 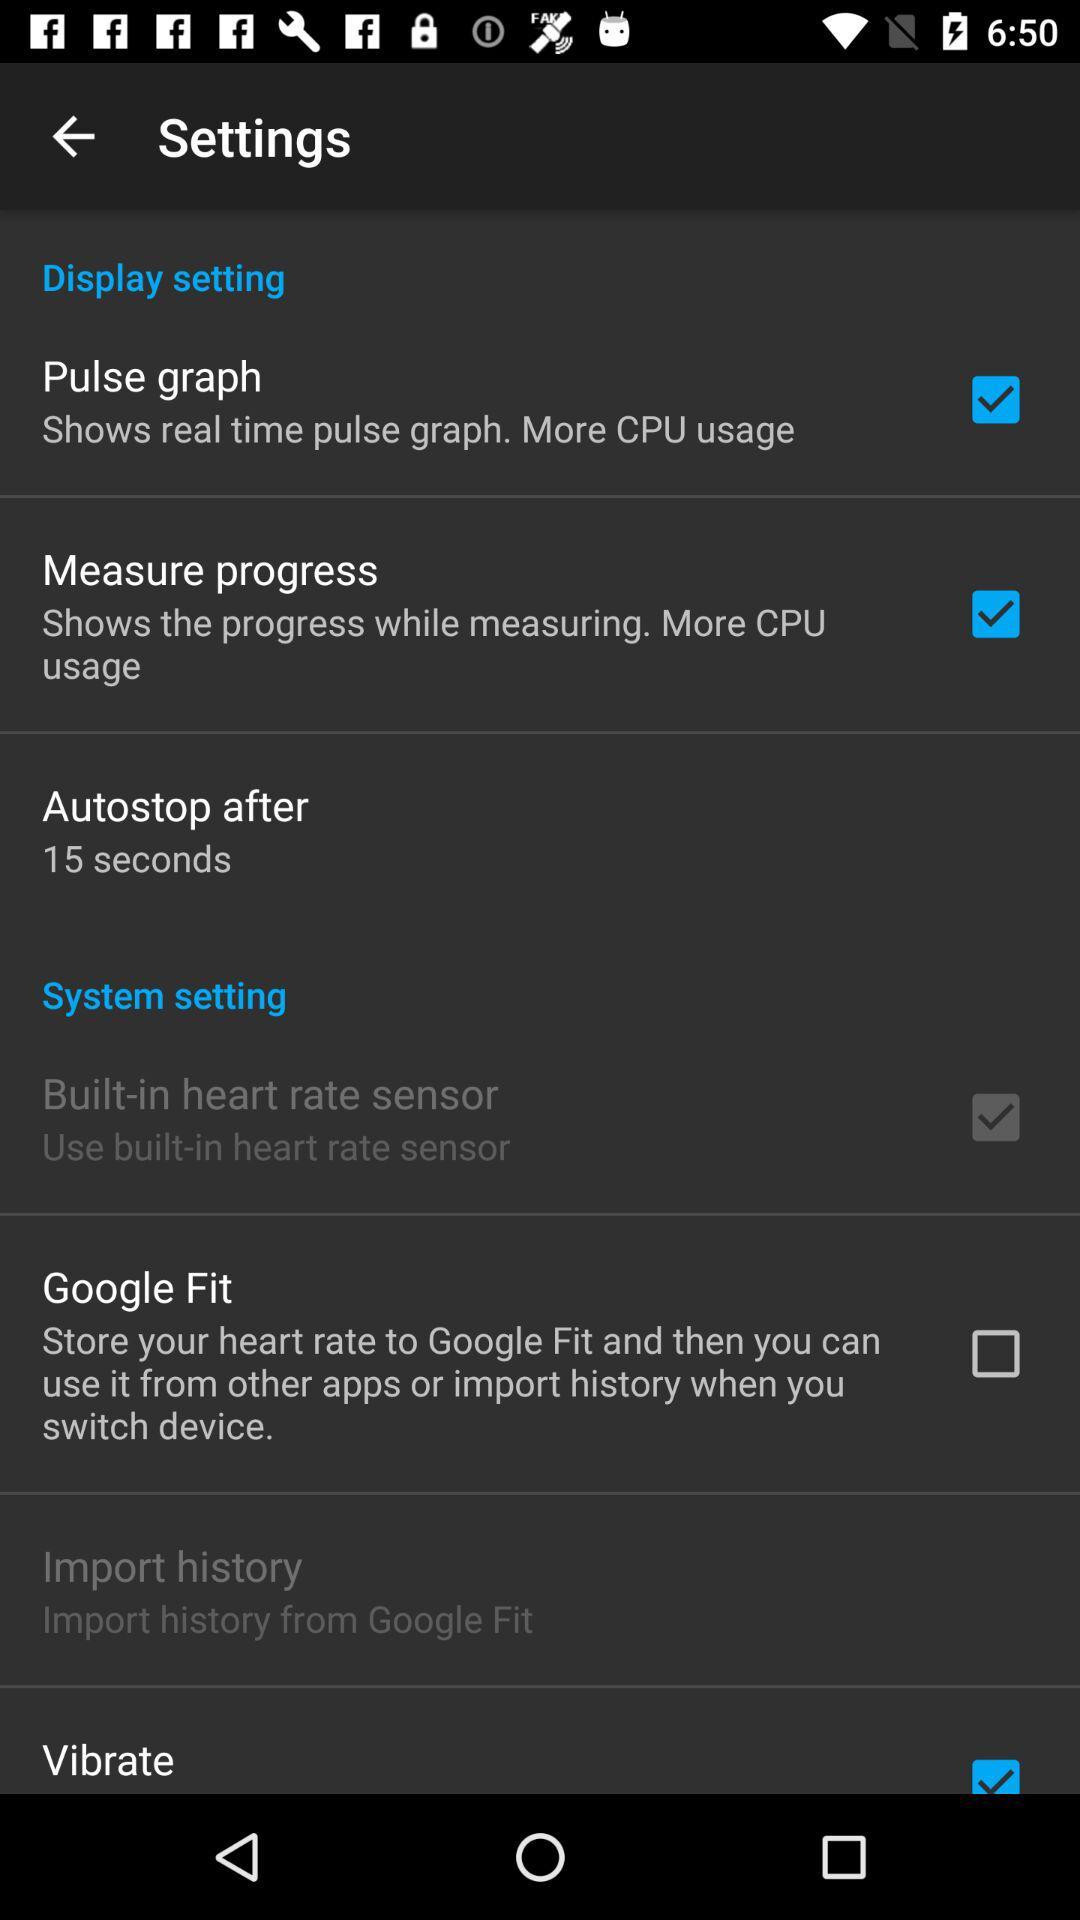 I want to click on icon to the left of the settings app, so click(x=72, y=135).